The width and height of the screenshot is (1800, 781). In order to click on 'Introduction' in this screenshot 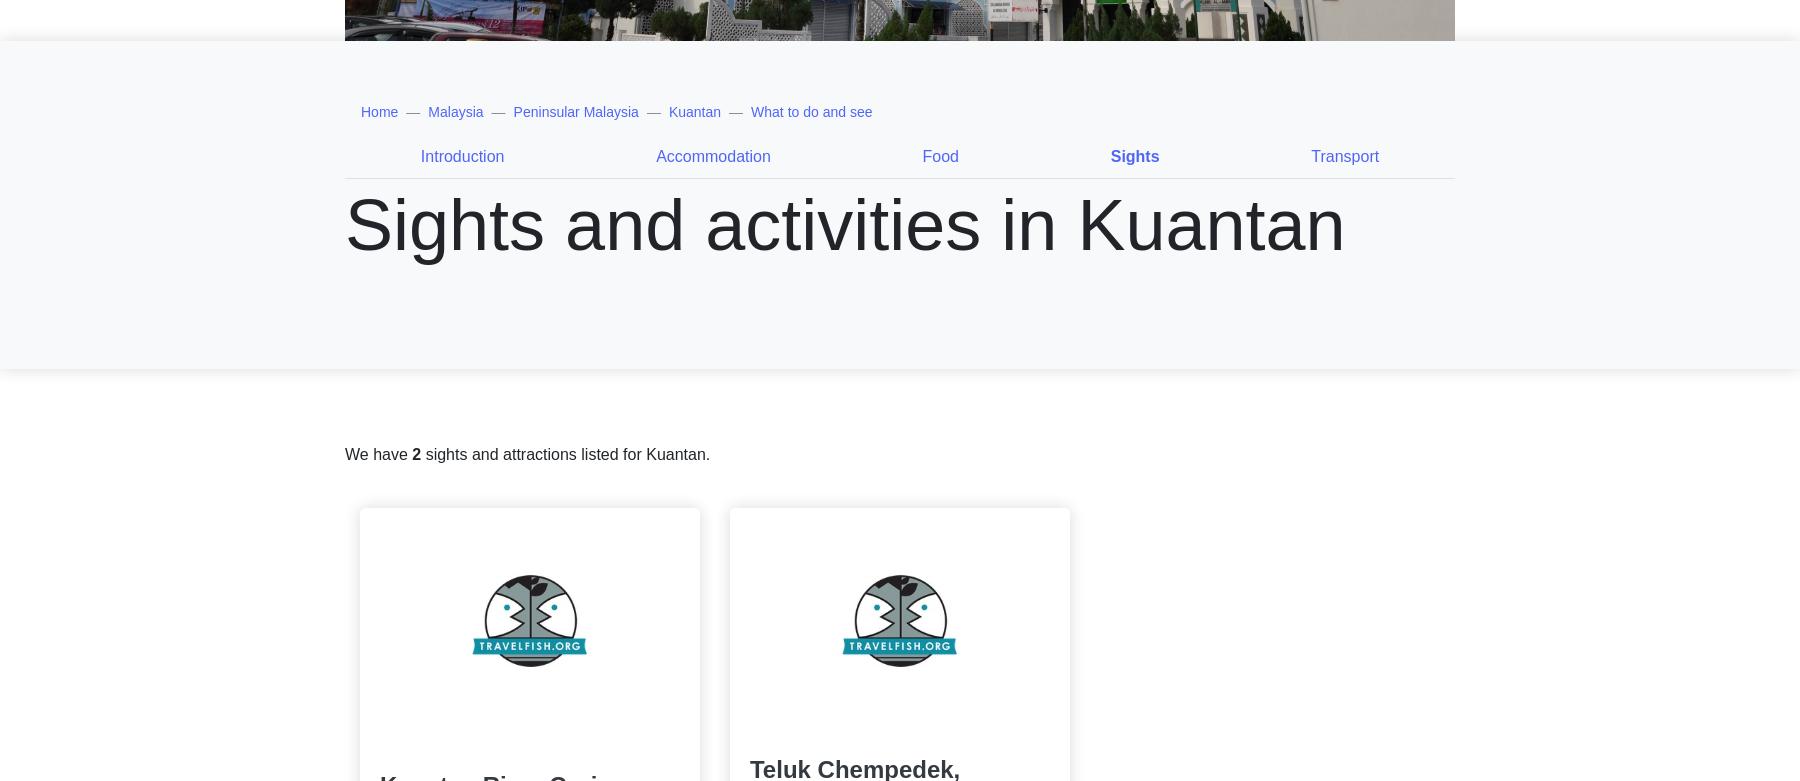, I will do `click(461, 155)`.